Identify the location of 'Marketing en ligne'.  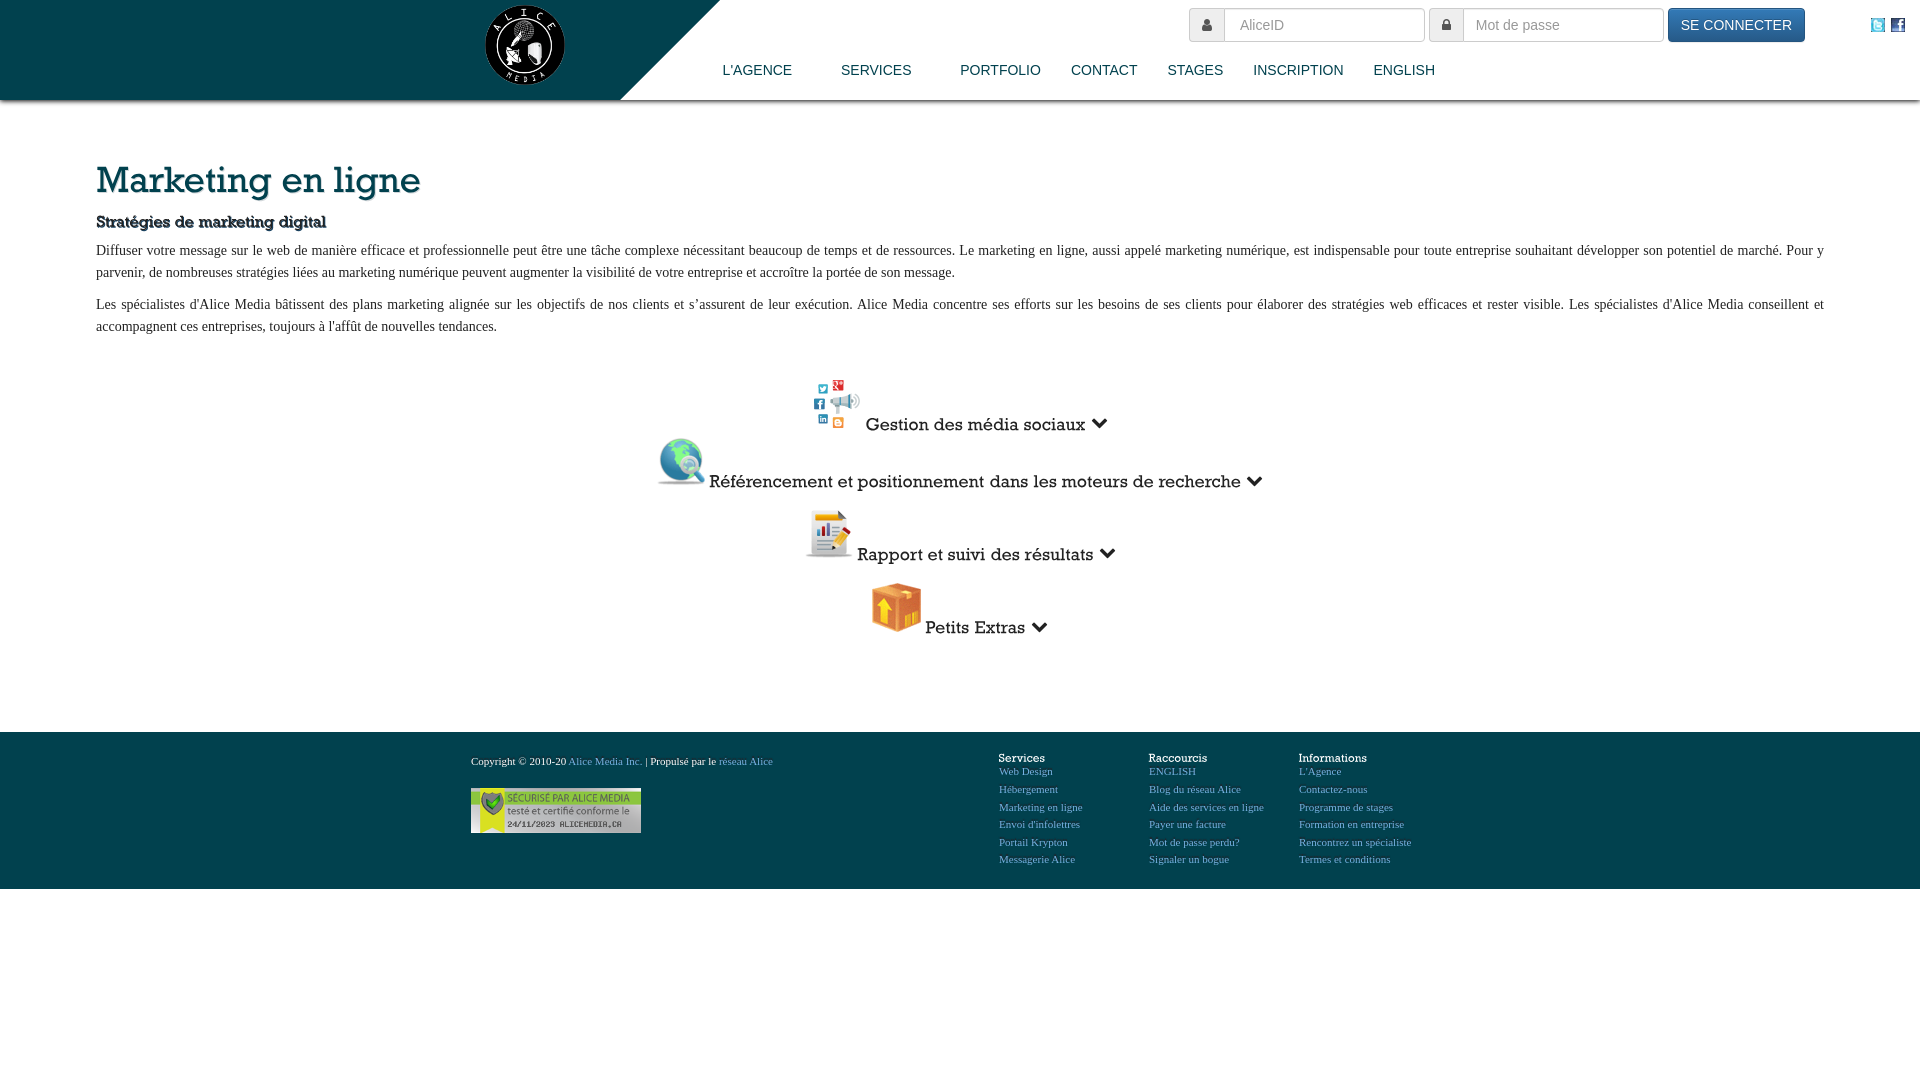
(1040, 805).